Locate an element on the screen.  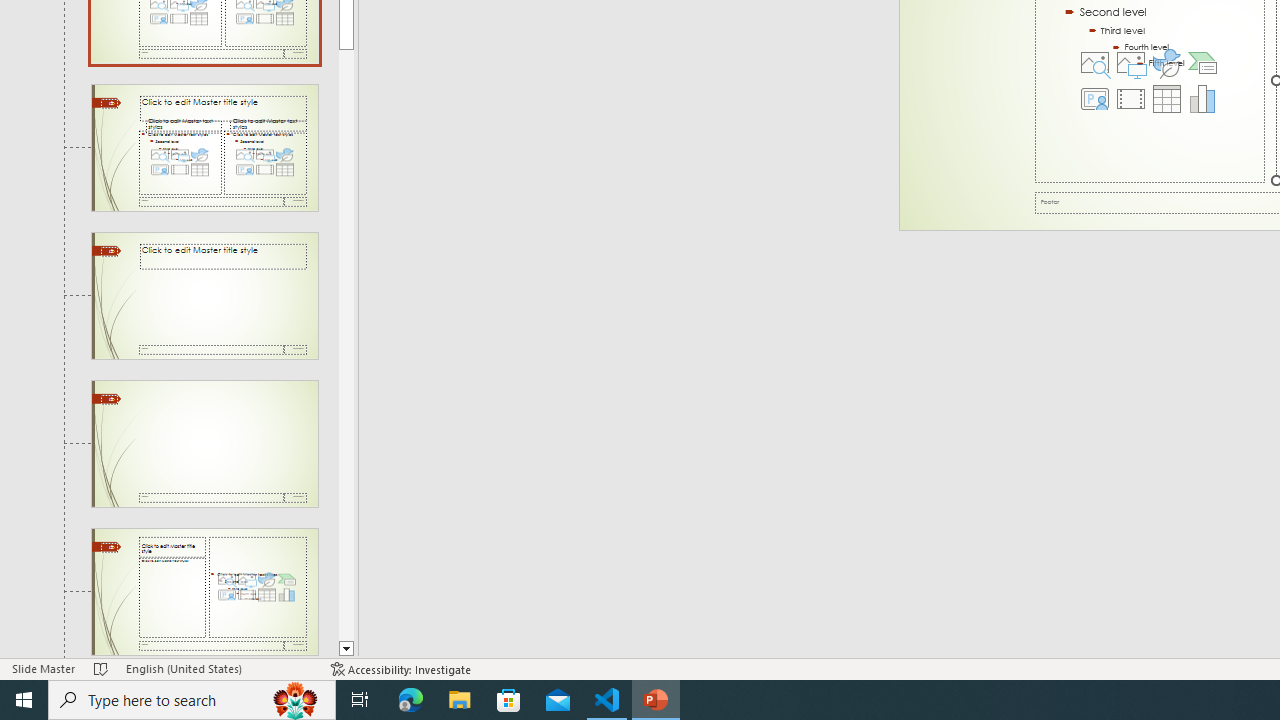
'Stock Images' is located at coordinates (1094, 61).